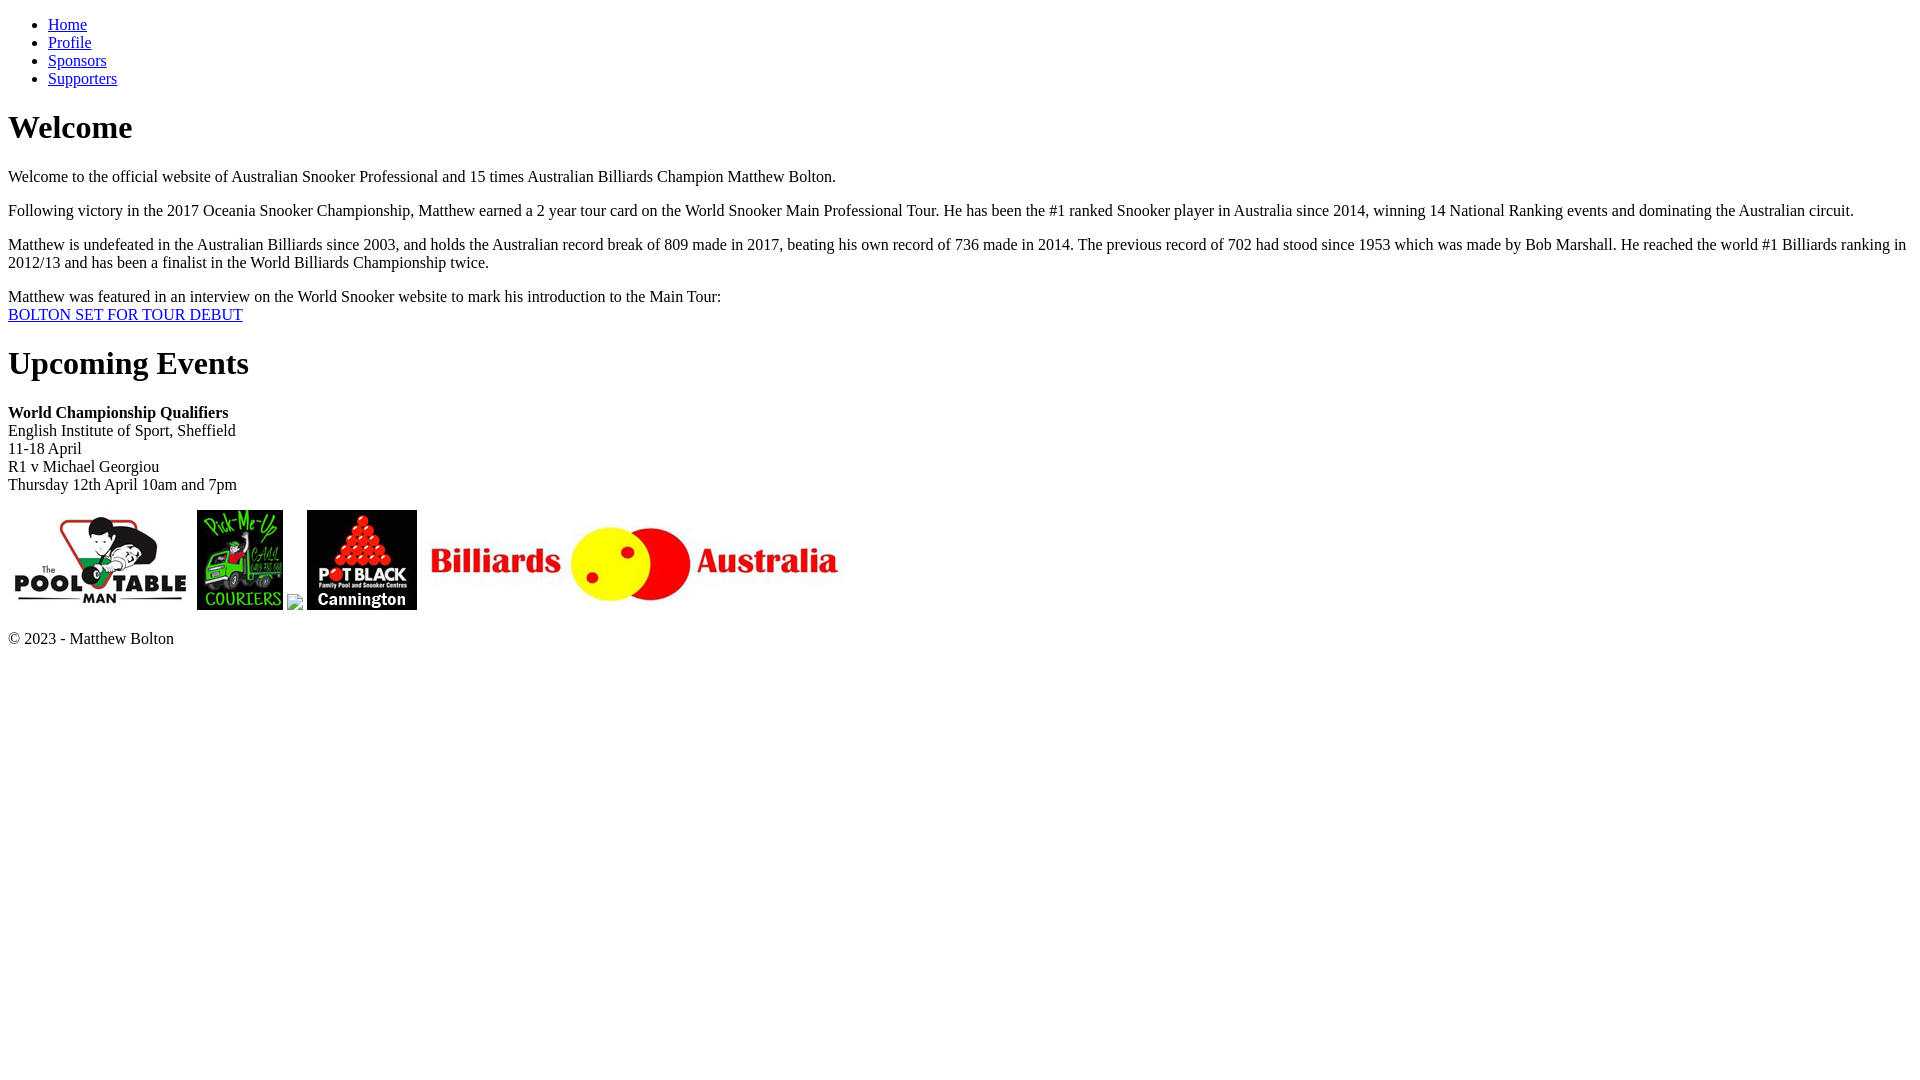 This screenshot has width=1920, height=1080. Describe the element at coordinates (77, 59) in the screenshot. I see `'Sponsors'` at that location.